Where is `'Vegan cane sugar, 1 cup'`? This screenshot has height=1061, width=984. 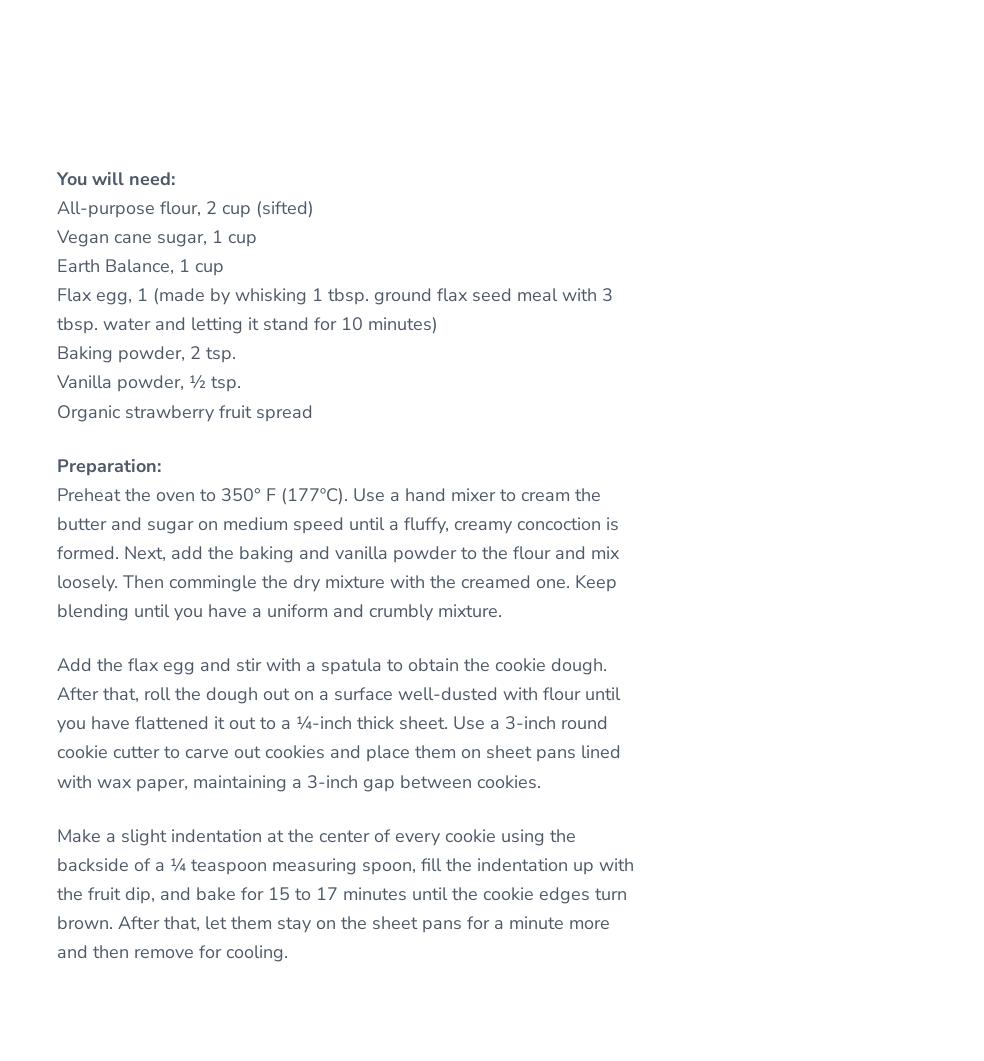
'Vegan cane sugar, 1 cup' is located at coordinates (157, 234).